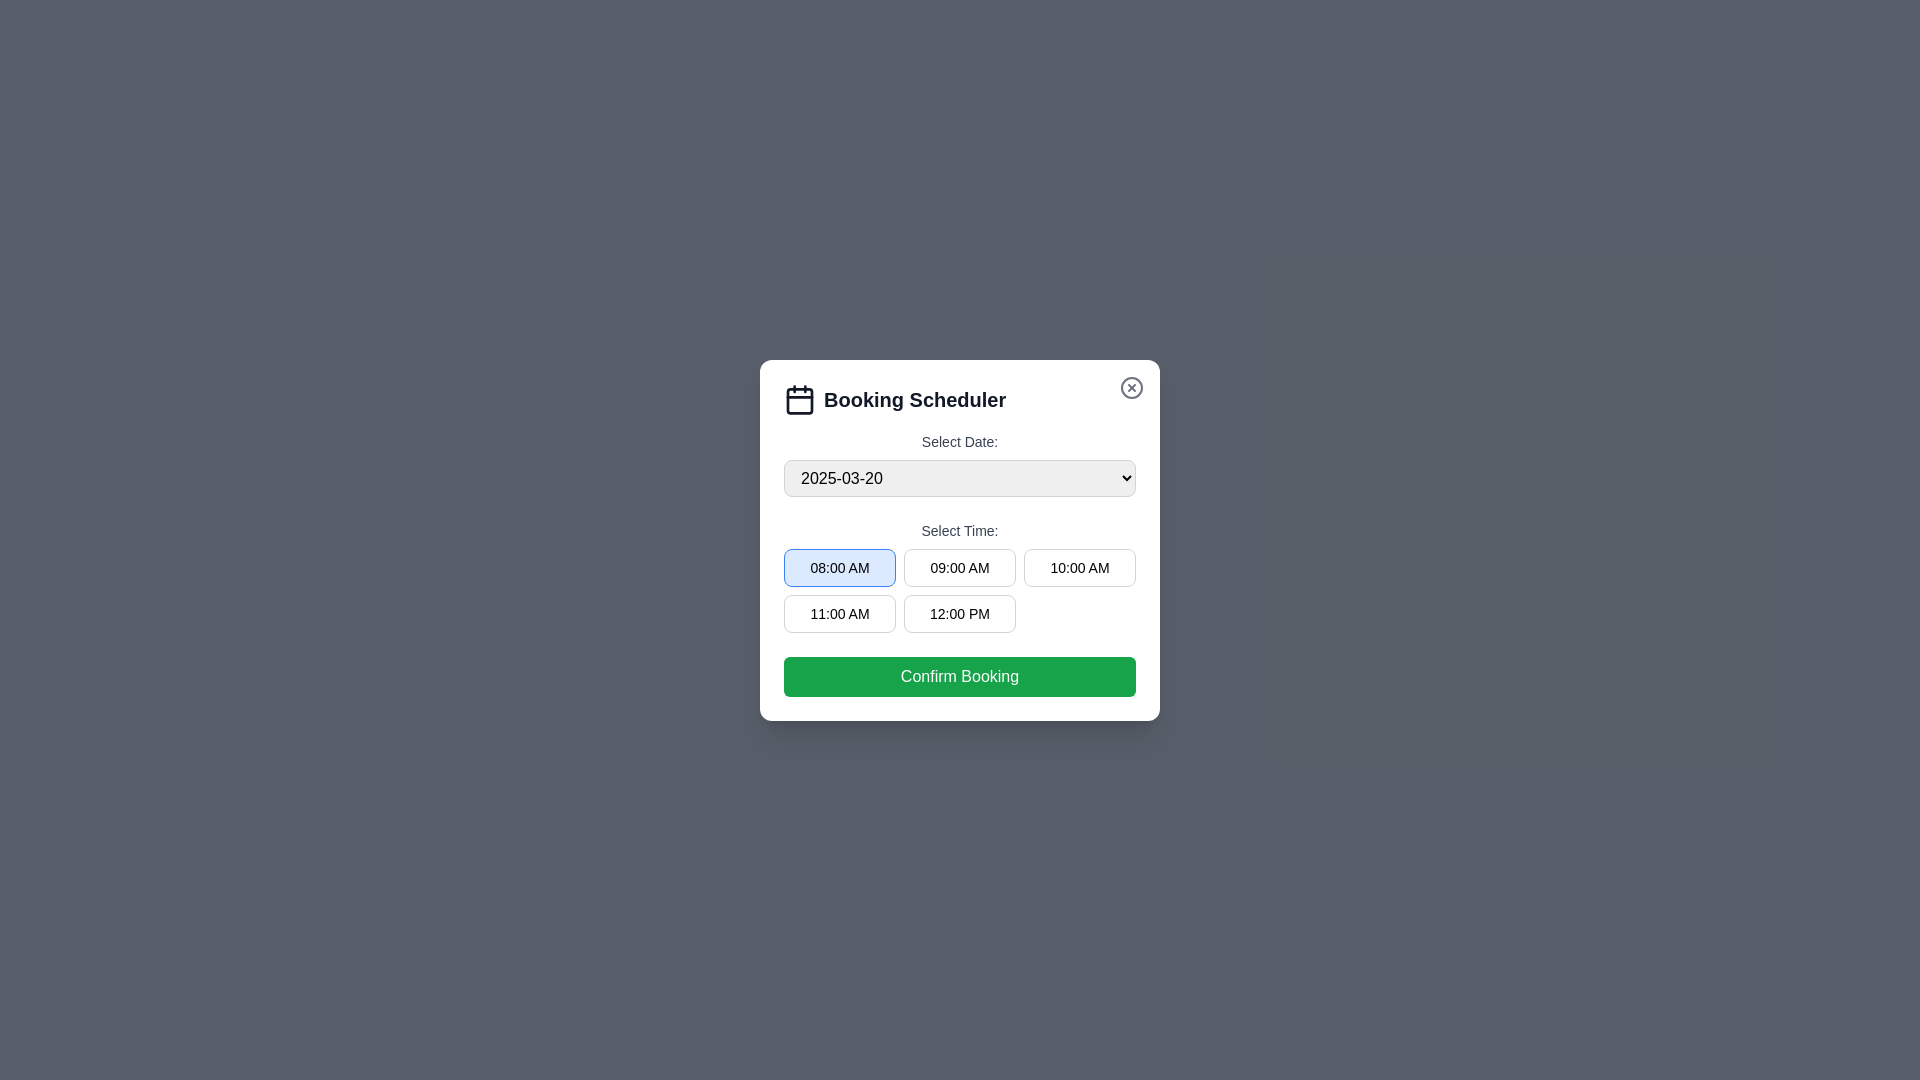  What do you see at coordinates (840, 612) in the screenshot?
I see `the rectangular button labeled '11:00 AM'` at bounding box center [840, 612].